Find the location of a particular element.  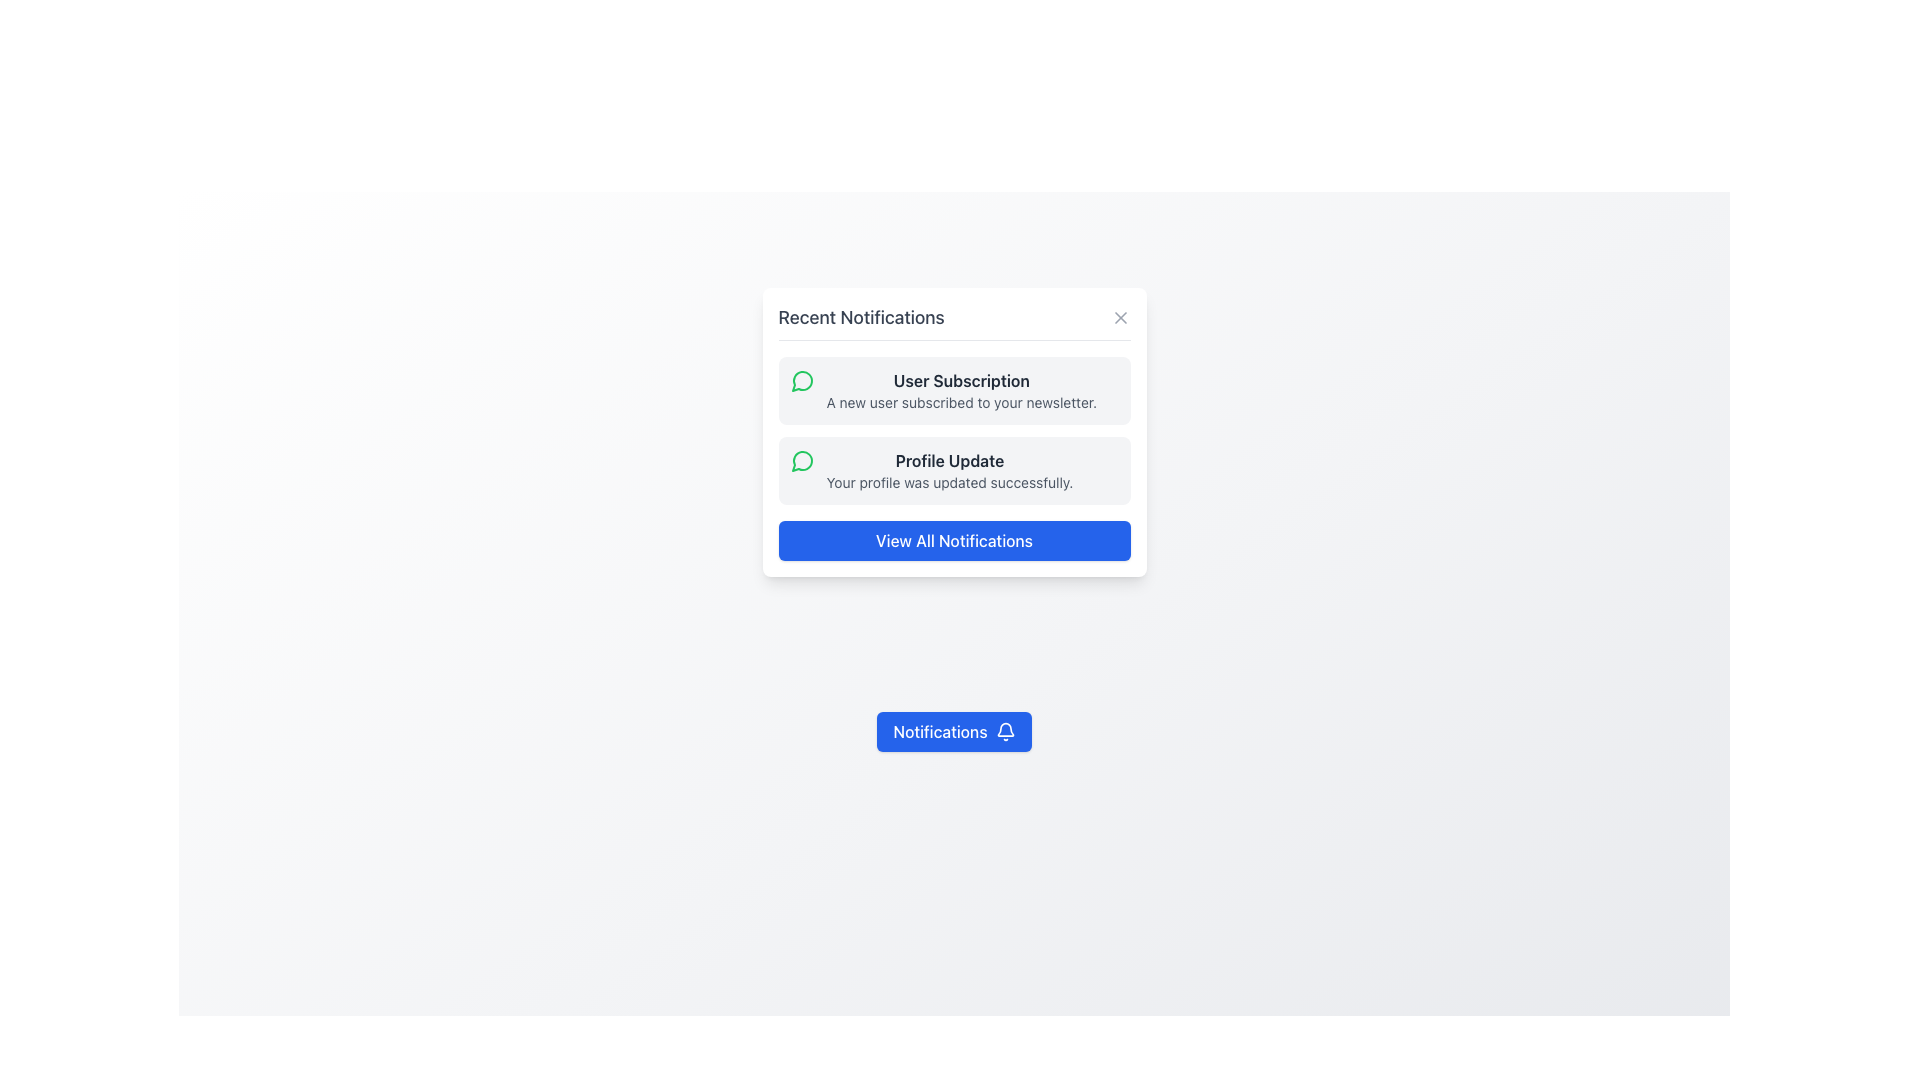

the static text element in the 'Recent Notifications' modal dialog box, which serves as a notification headline above the text 'Your profile was updated successfully.' is located at coordinates (949, 461).